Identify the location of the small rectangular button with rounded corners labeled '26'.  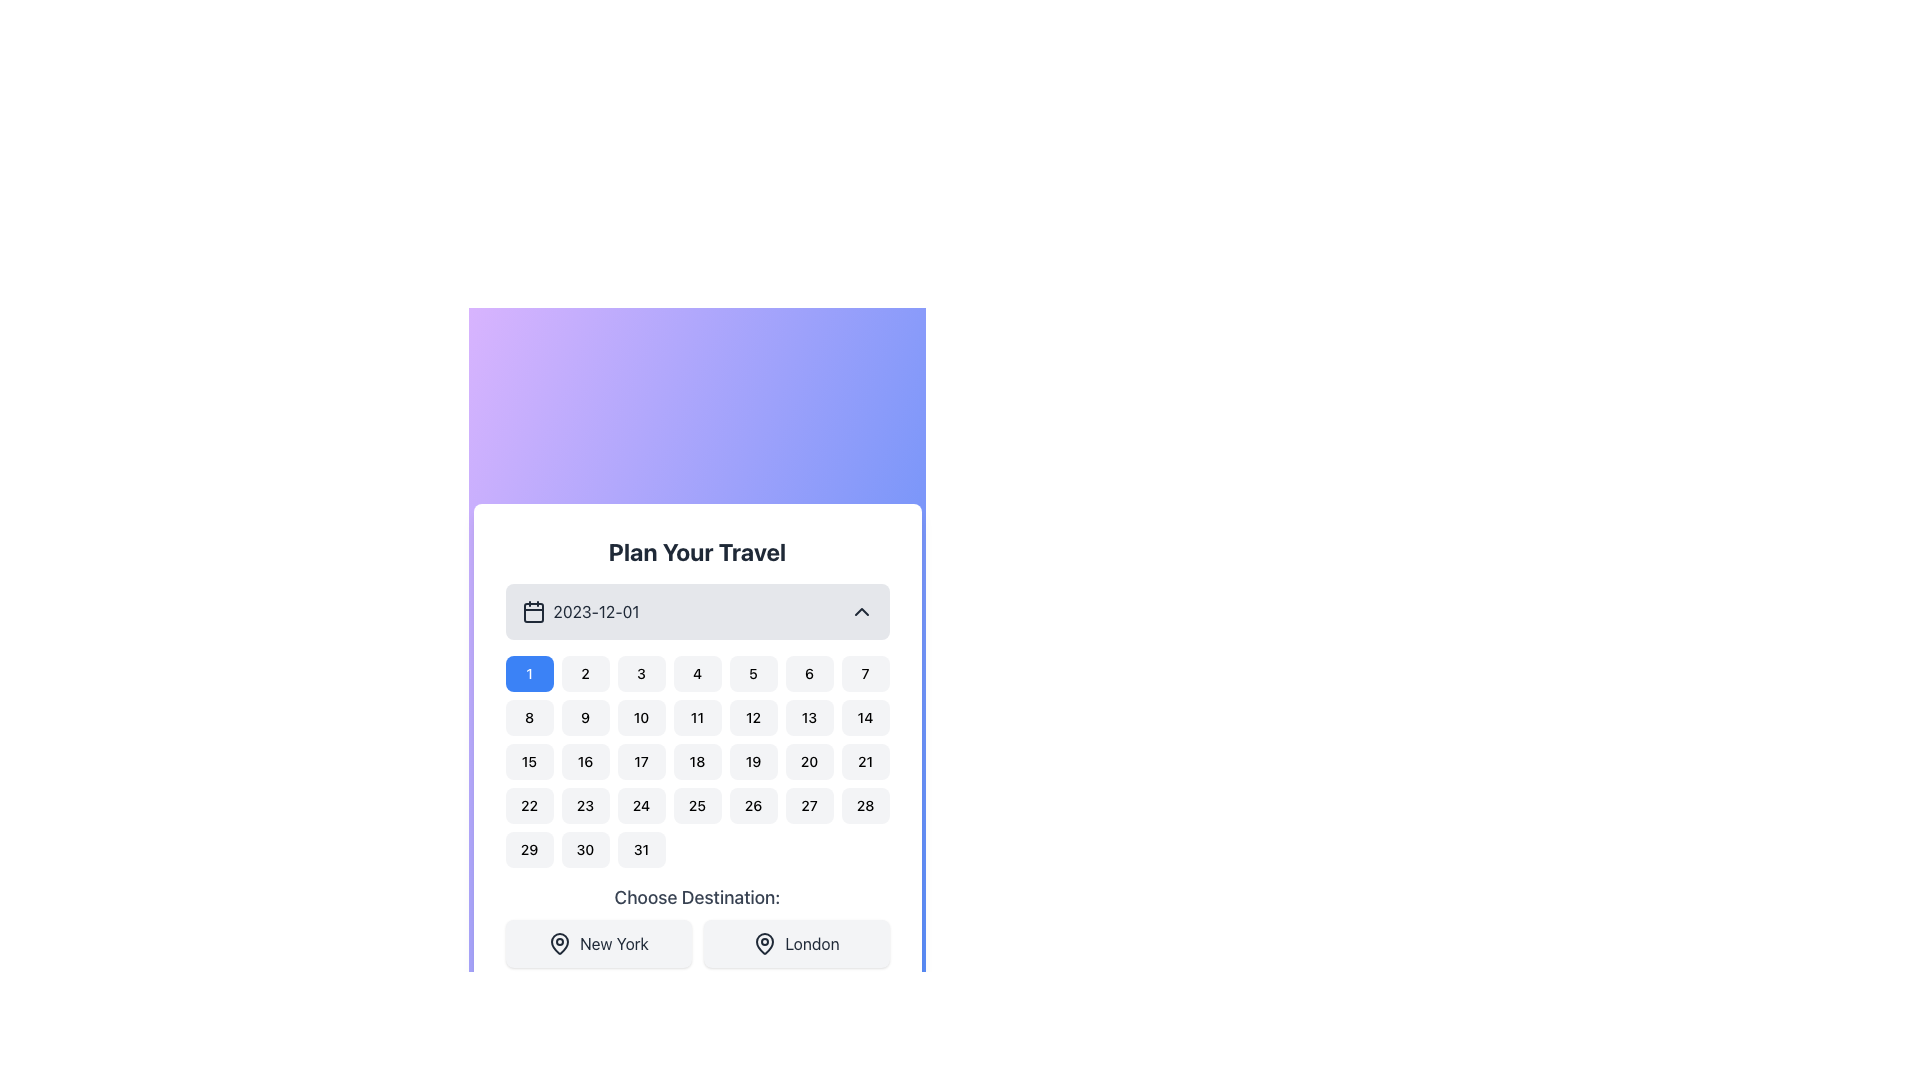
(752, 805).